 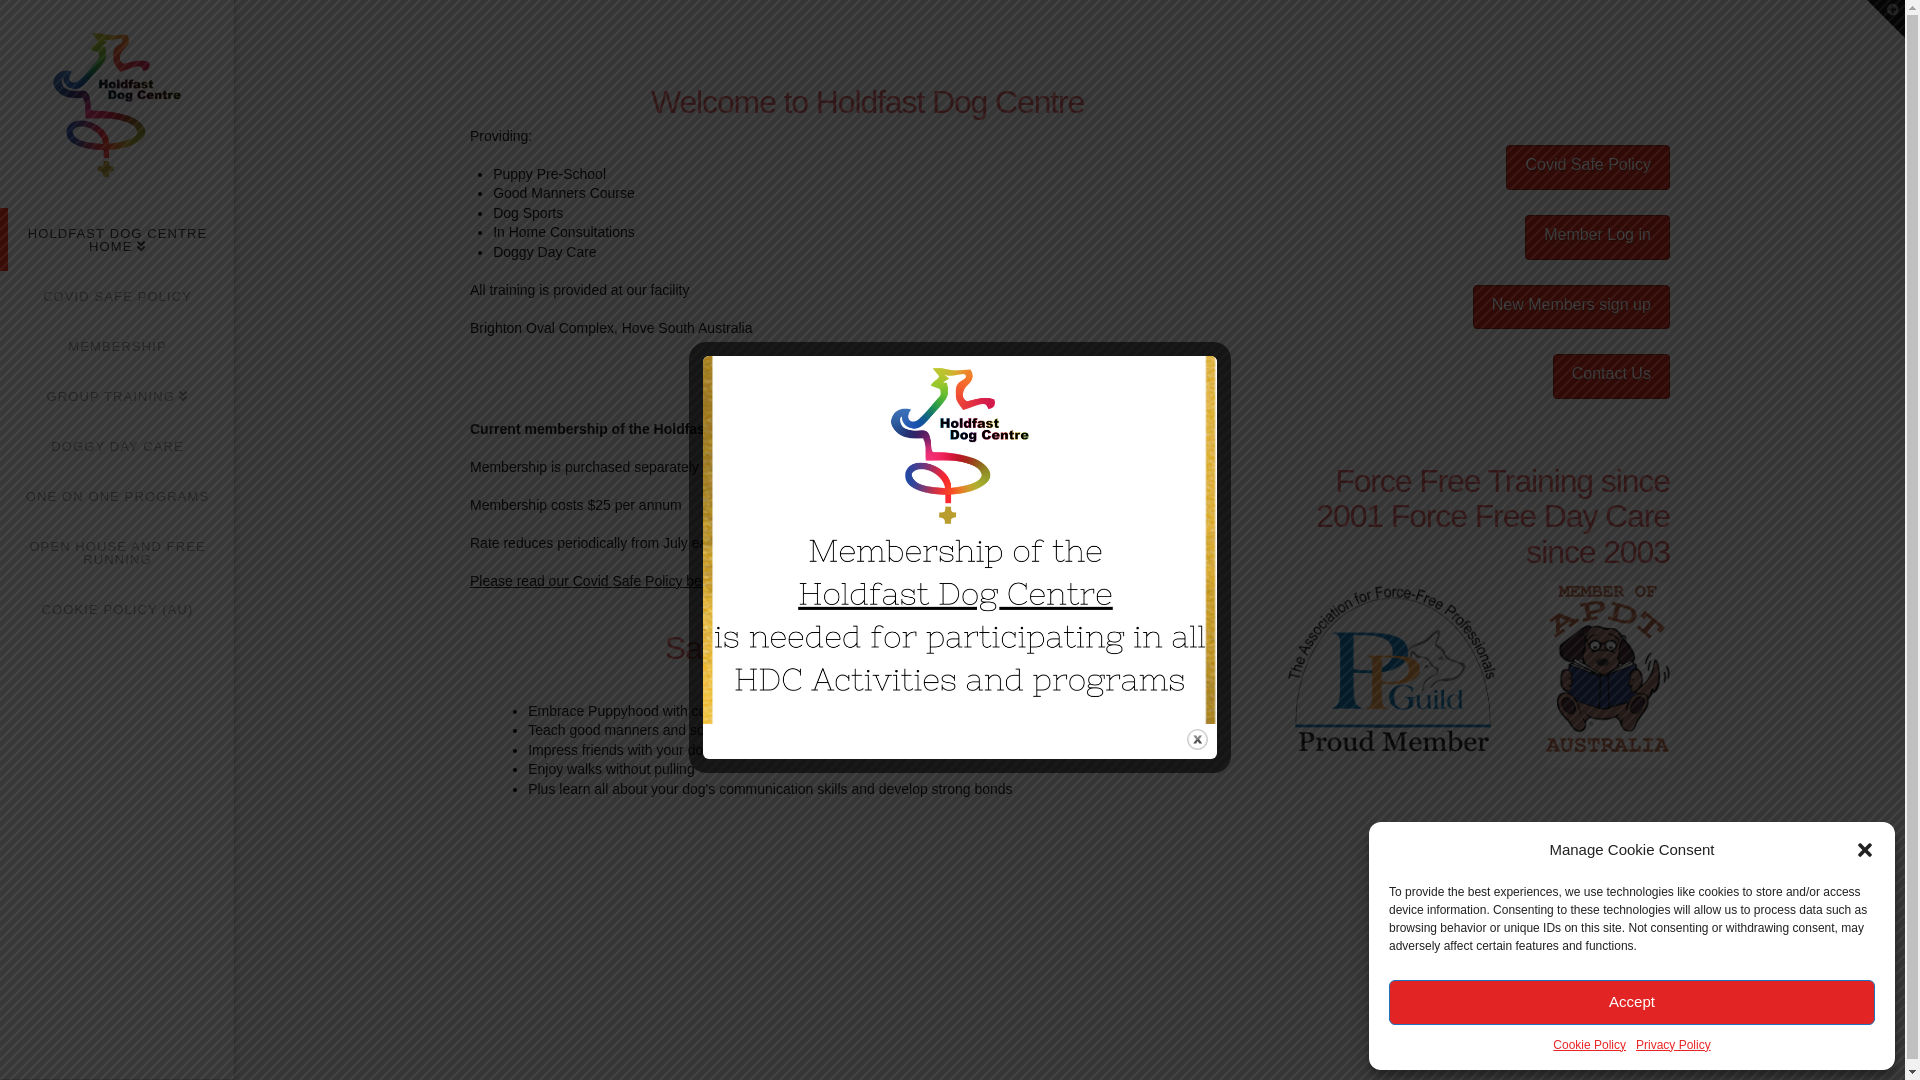 What do you see at coordinates (115, 396) in the screenshot?
I see `'GROUP TRAINING'` at bounding box center [115, 396].